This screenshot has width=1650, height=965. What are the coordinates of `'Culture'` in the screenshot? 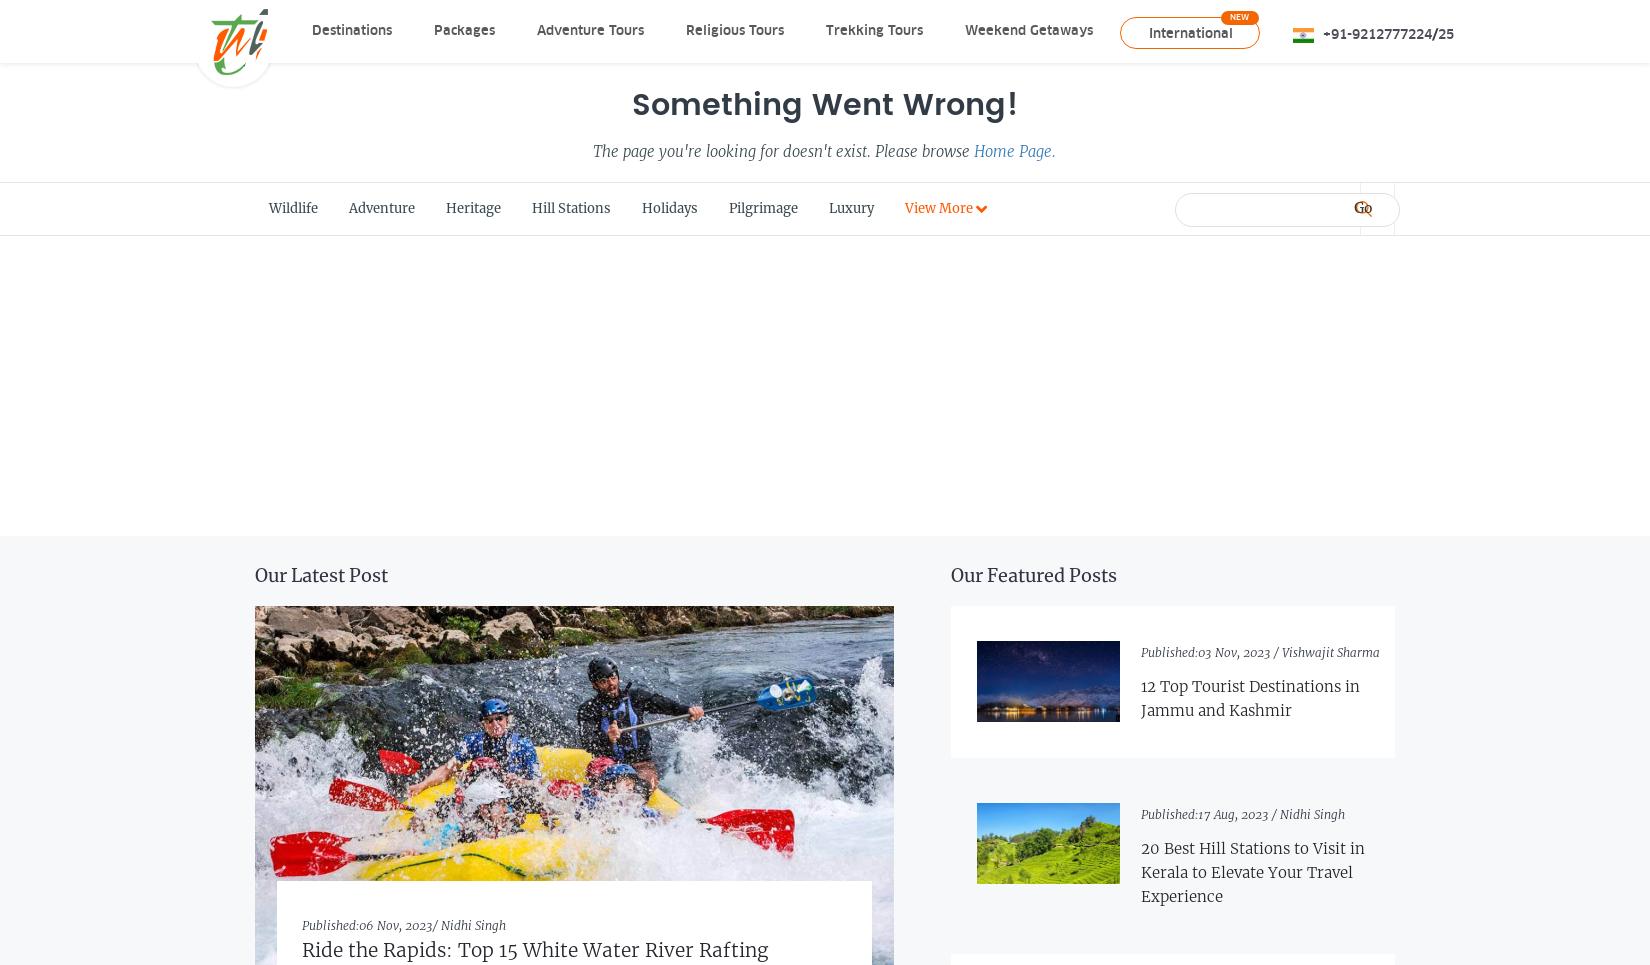 It's located at (902, 550).